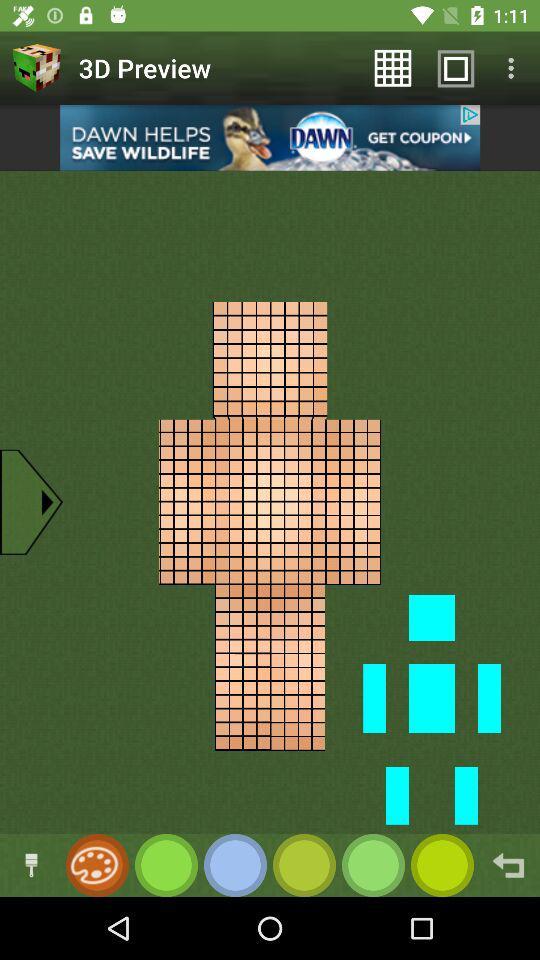 This screenshot has width=540, height=960. I want to click on choose color button, so click(234, 864).